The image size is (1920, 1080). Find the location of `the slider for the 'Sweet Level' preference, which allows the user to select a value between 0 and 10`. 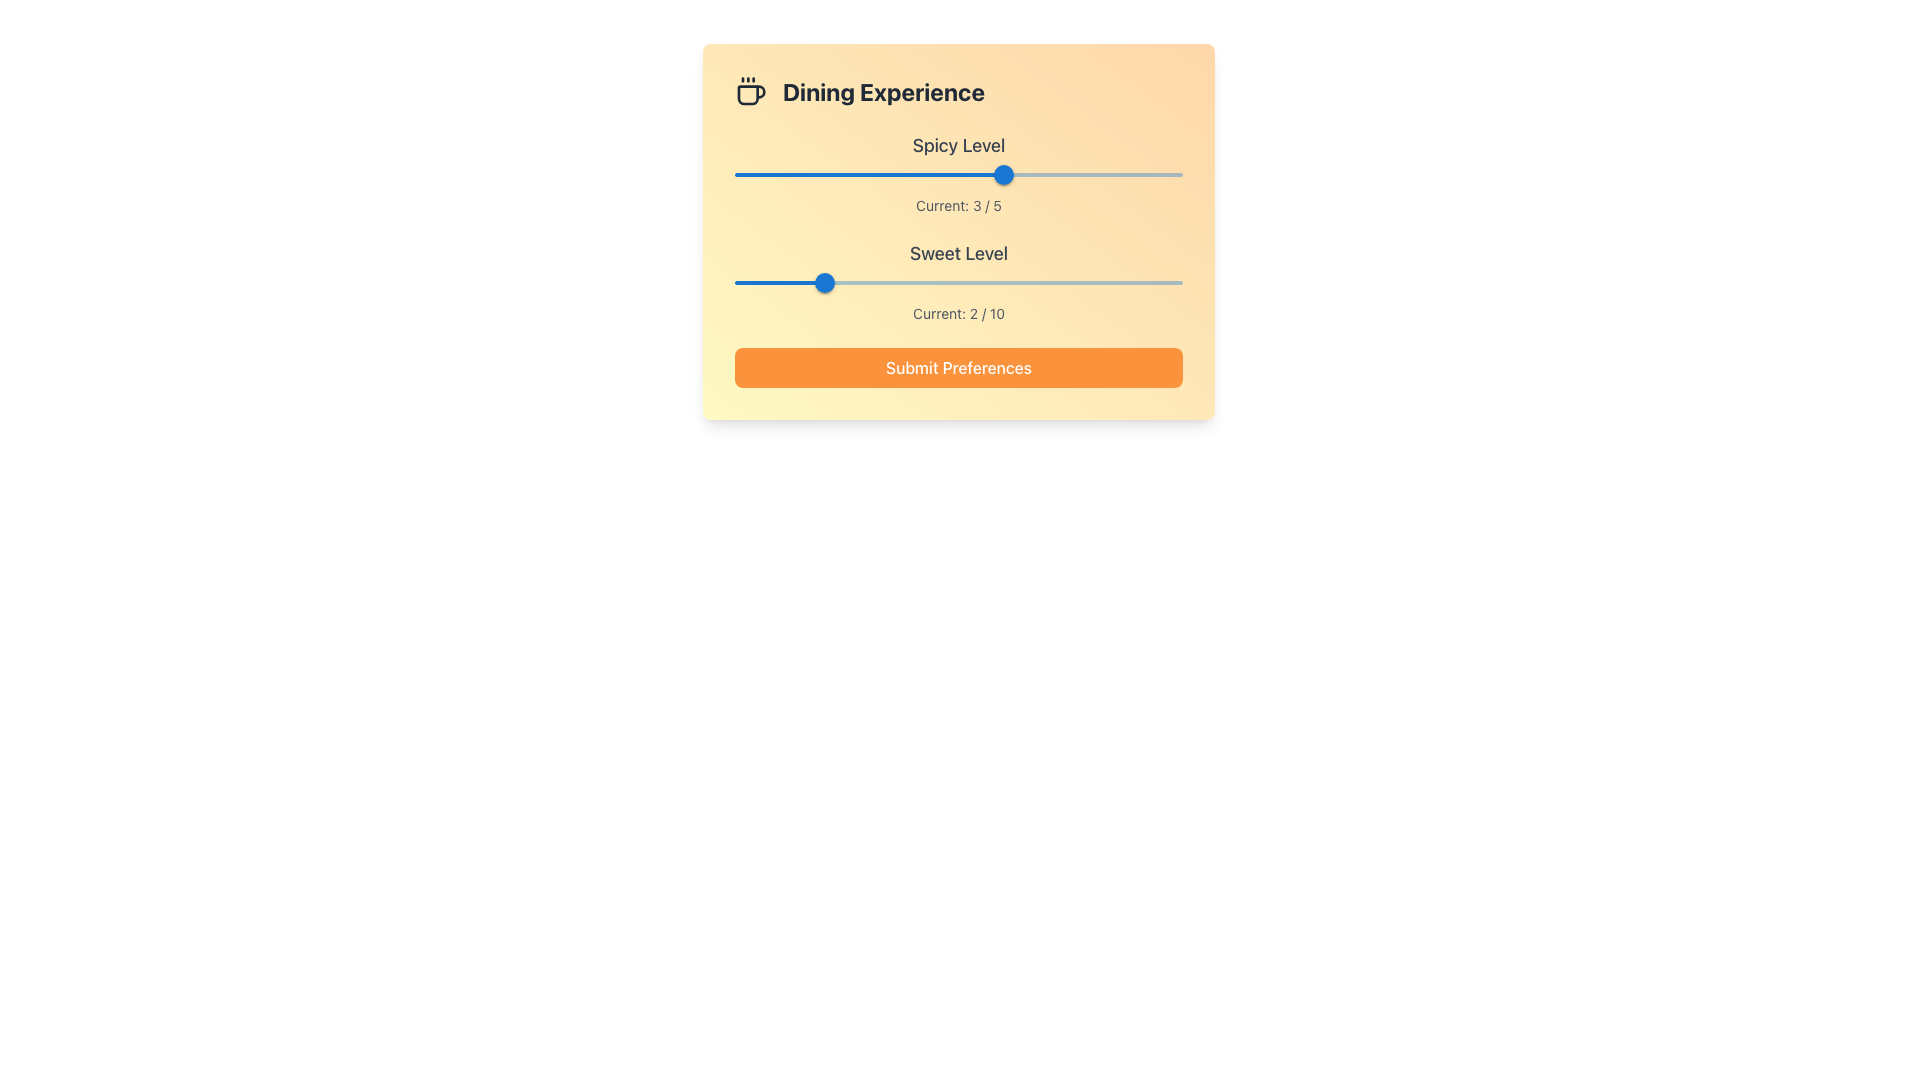

the slider for the 'Sweet Level' preference, which allows the user to select a value between 0 and 10 is located at coordinates (958, 282).